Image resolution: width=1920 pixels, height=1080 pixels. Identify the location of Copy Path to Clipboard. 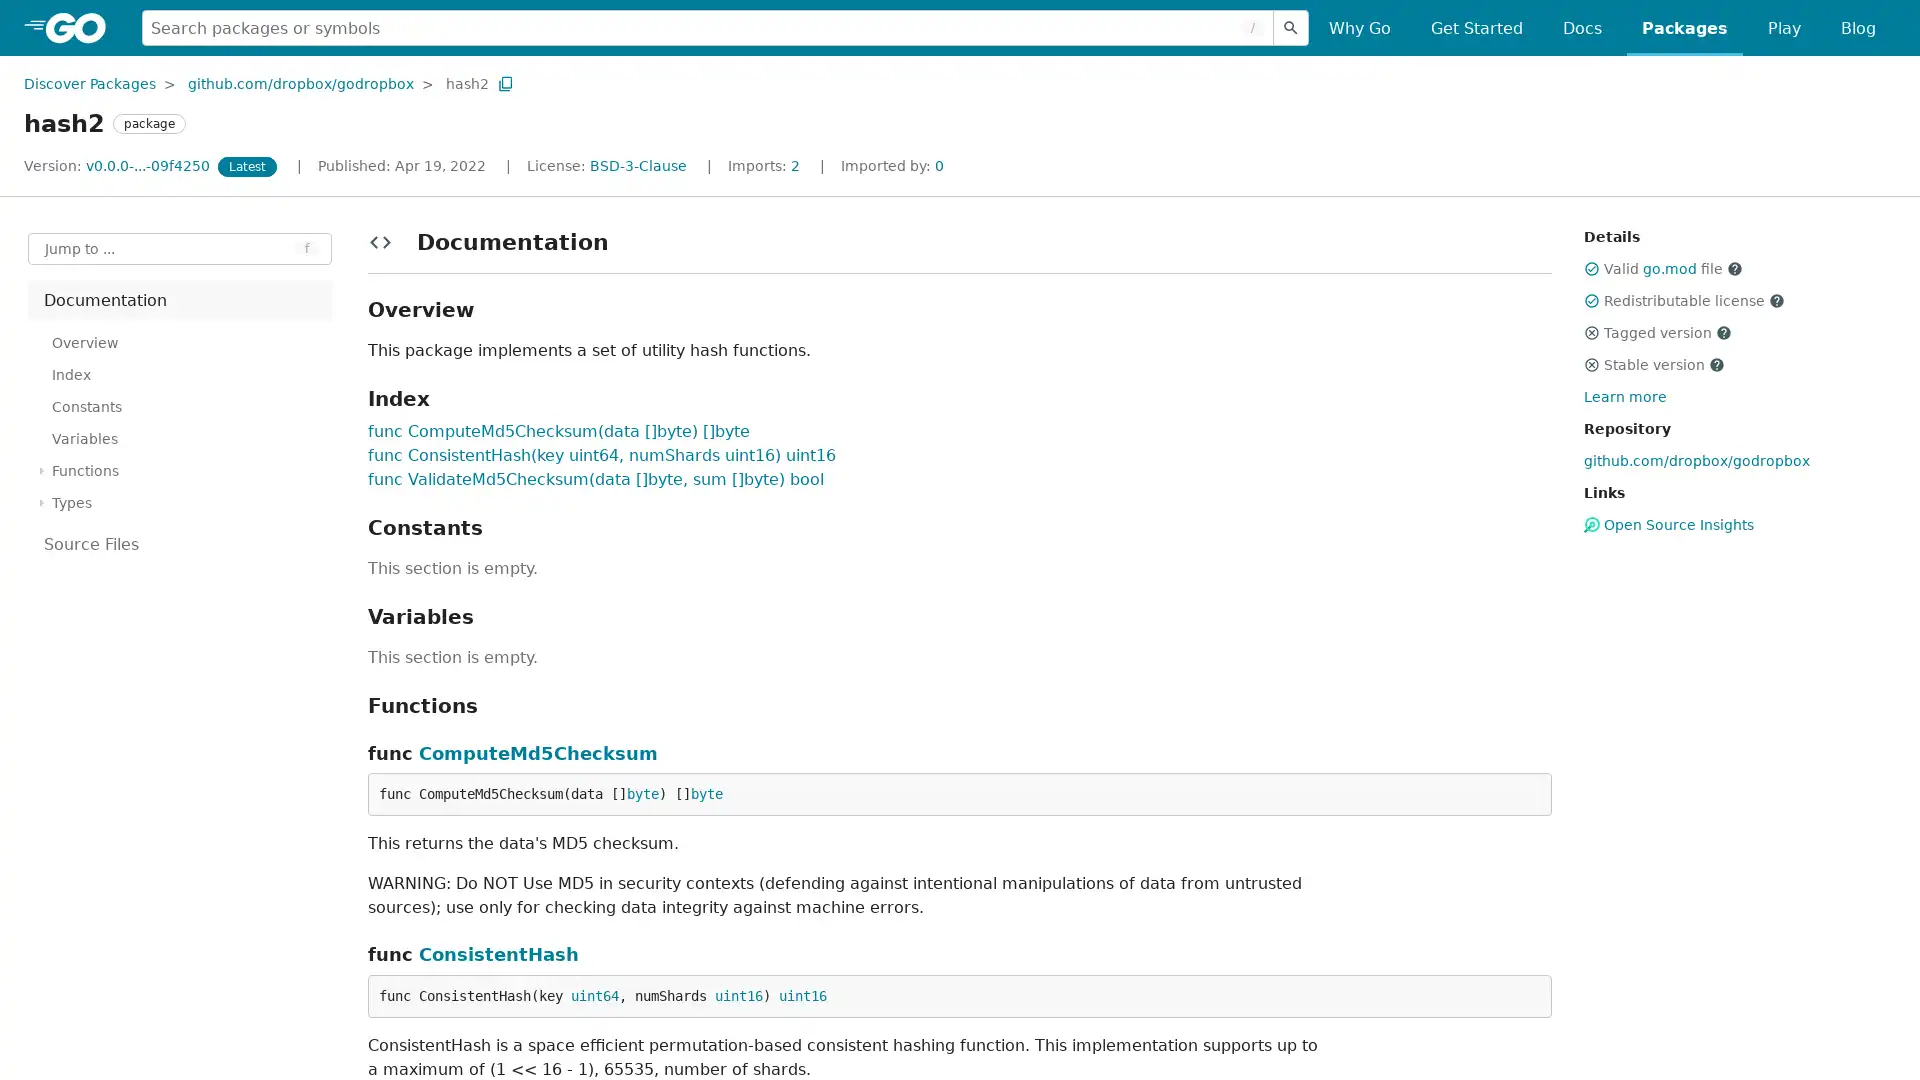
(505, 82).